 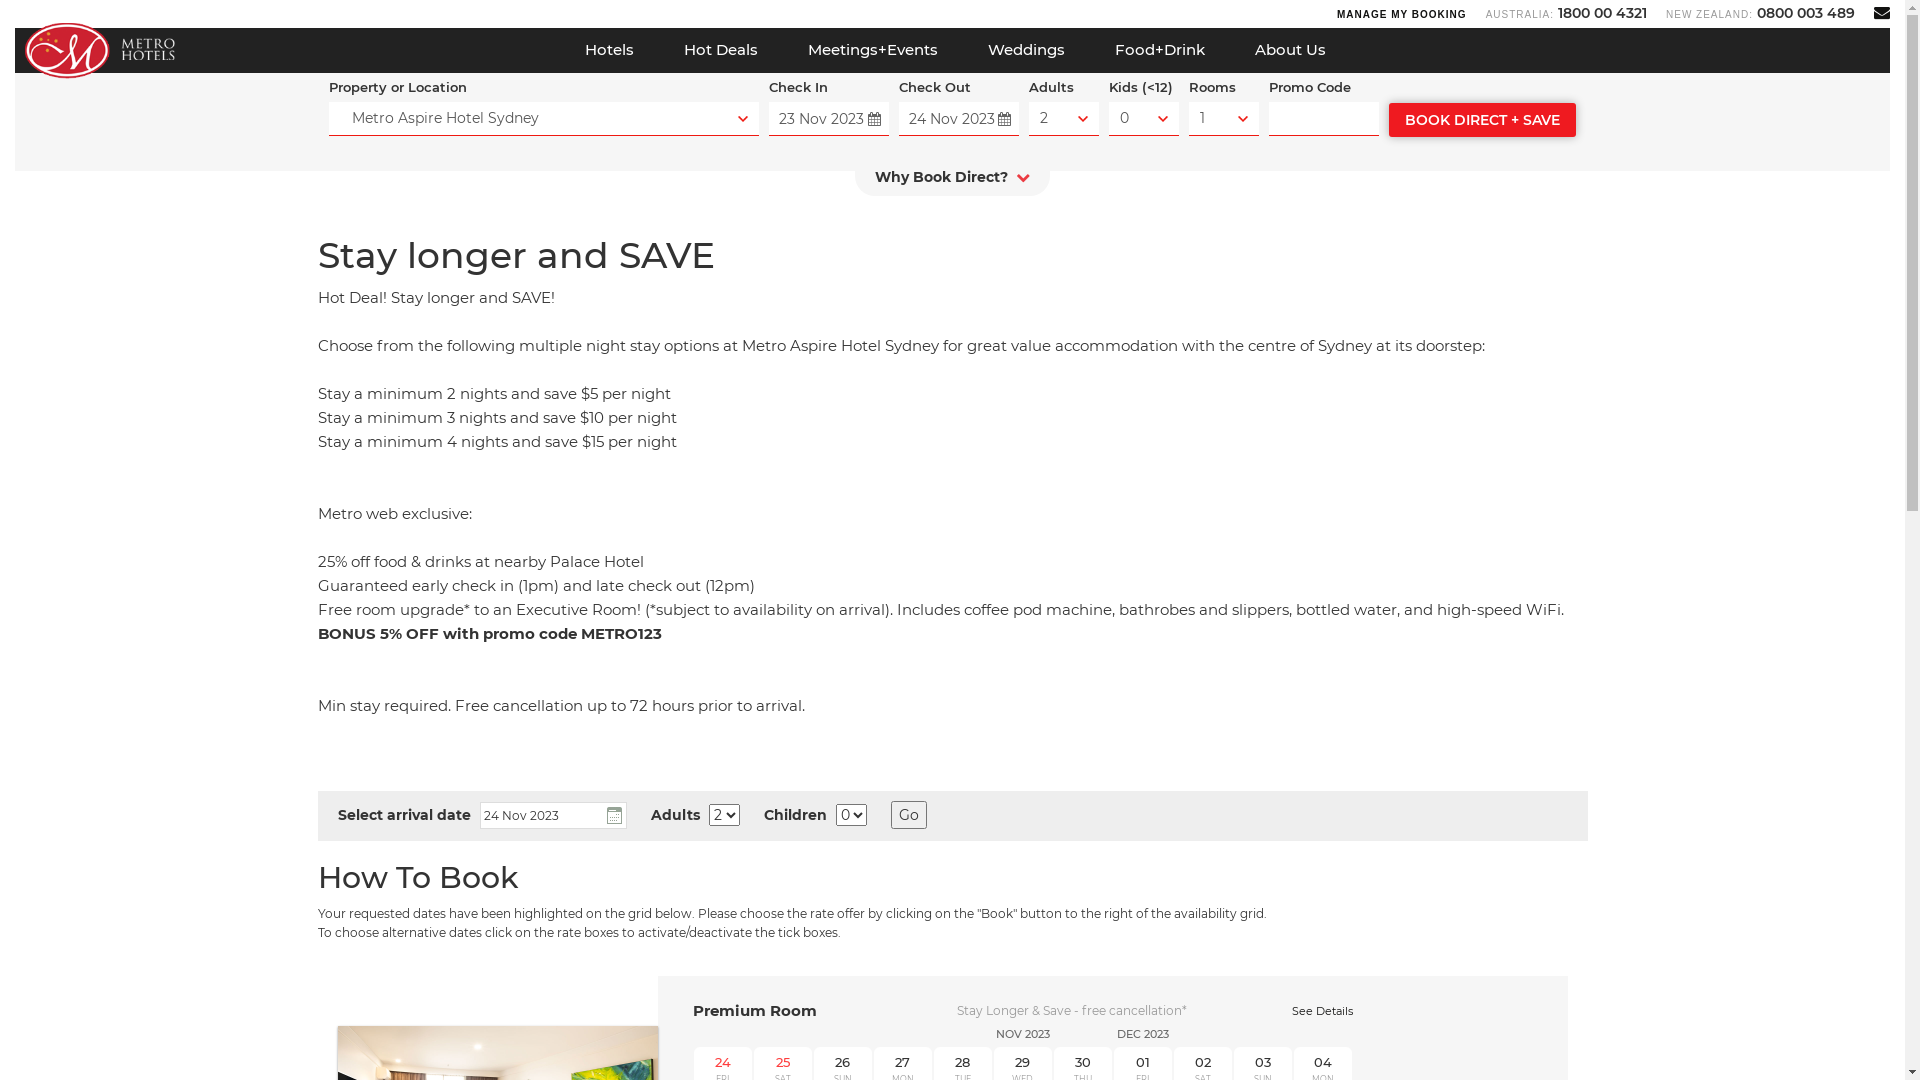 I want to click on 'Go', so click(x=906, y=814).